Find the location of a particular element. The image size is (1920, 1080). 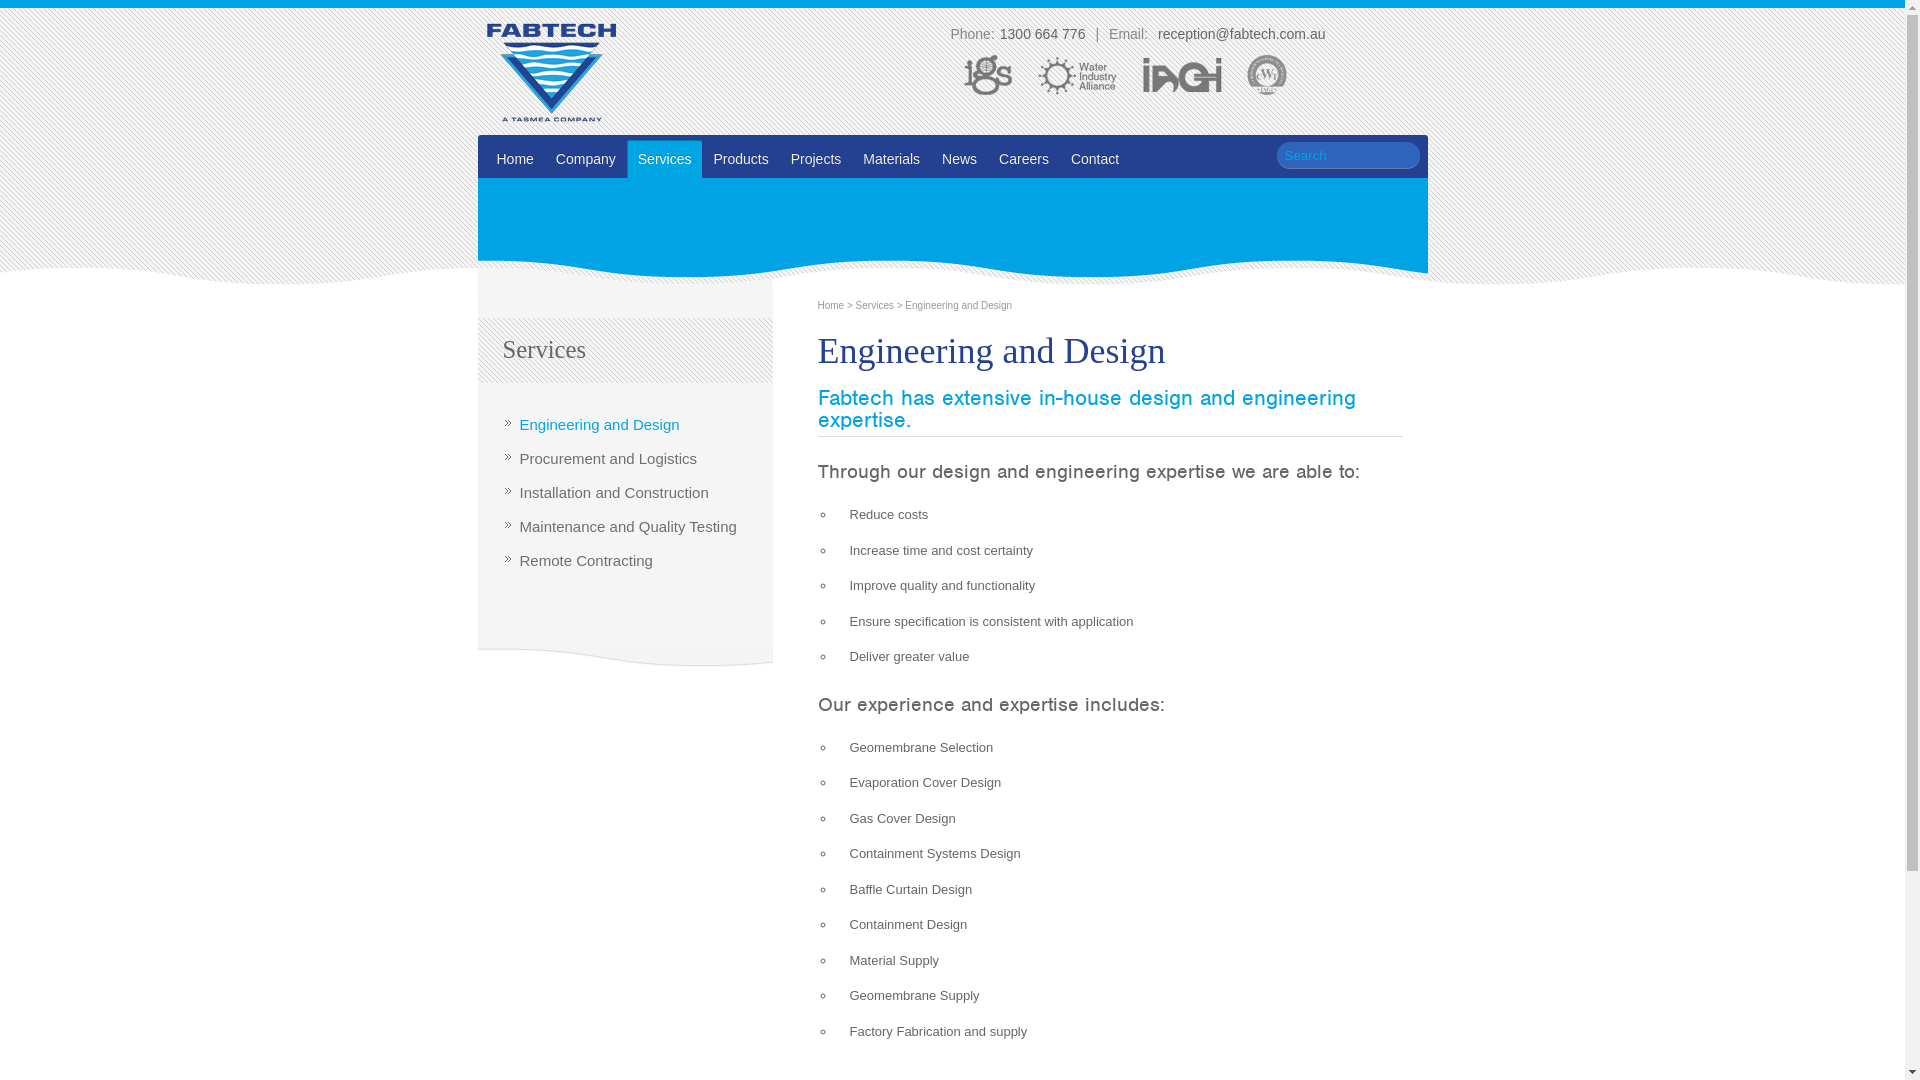

'Procurement and Logistics' is located at coordinates (608, 458).